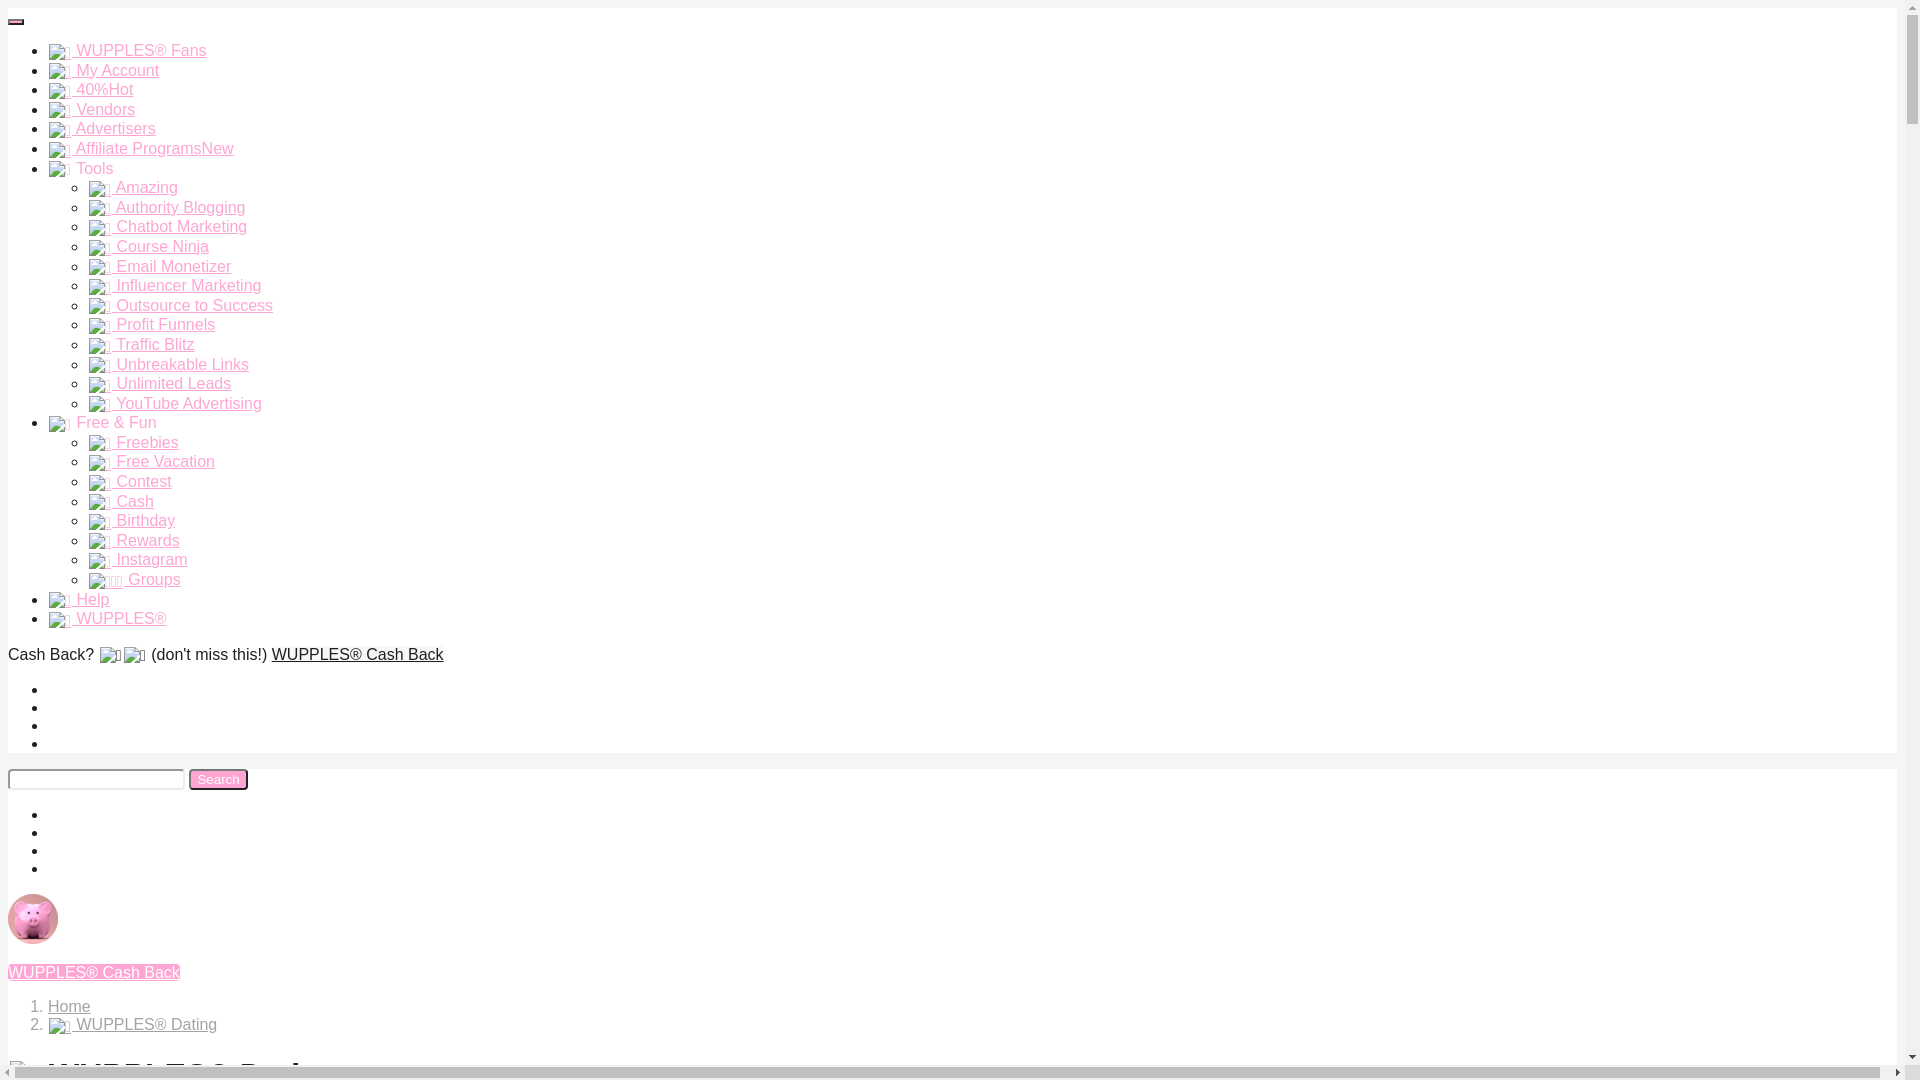 This screenshot has height=1080, width=1920. Describe the element at coordinates (139, 147) in the screenshot. I see `'Affiliate ProgramsNew'` at that location.